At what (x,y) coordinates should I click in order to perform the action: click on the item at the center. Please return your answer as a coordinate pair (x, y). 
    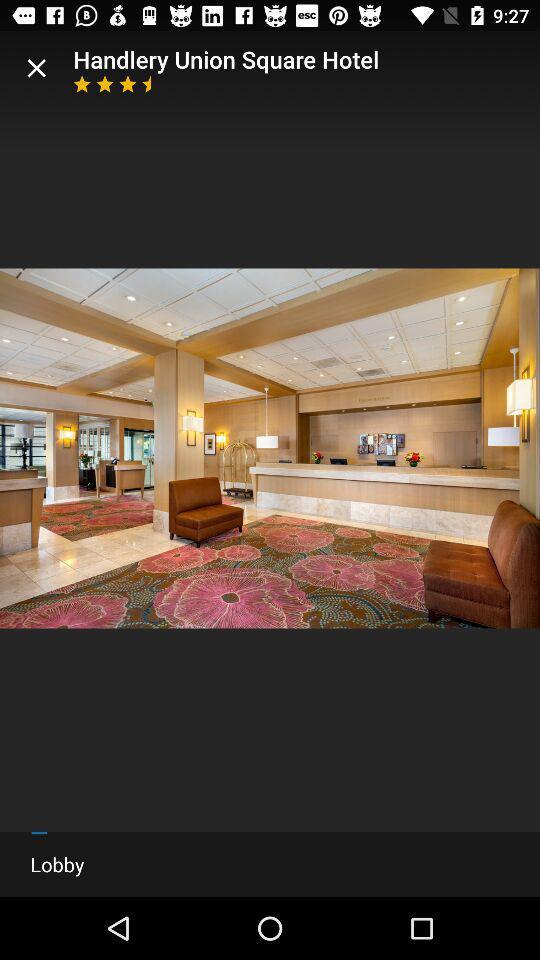
    Looking at the image, I should click on (270, 448).